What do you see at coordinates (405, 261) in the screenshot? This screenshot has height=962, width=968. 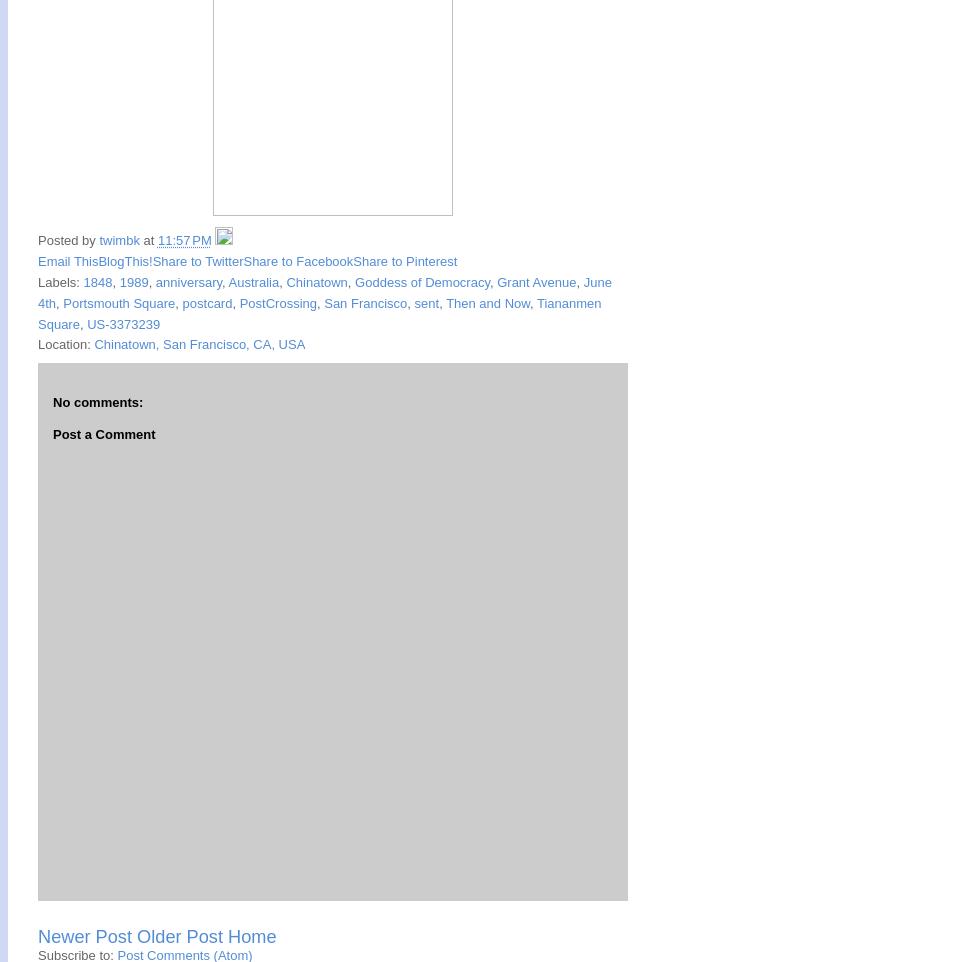 I see `'Share to Pinterest'` at bounding box center [405, 261].